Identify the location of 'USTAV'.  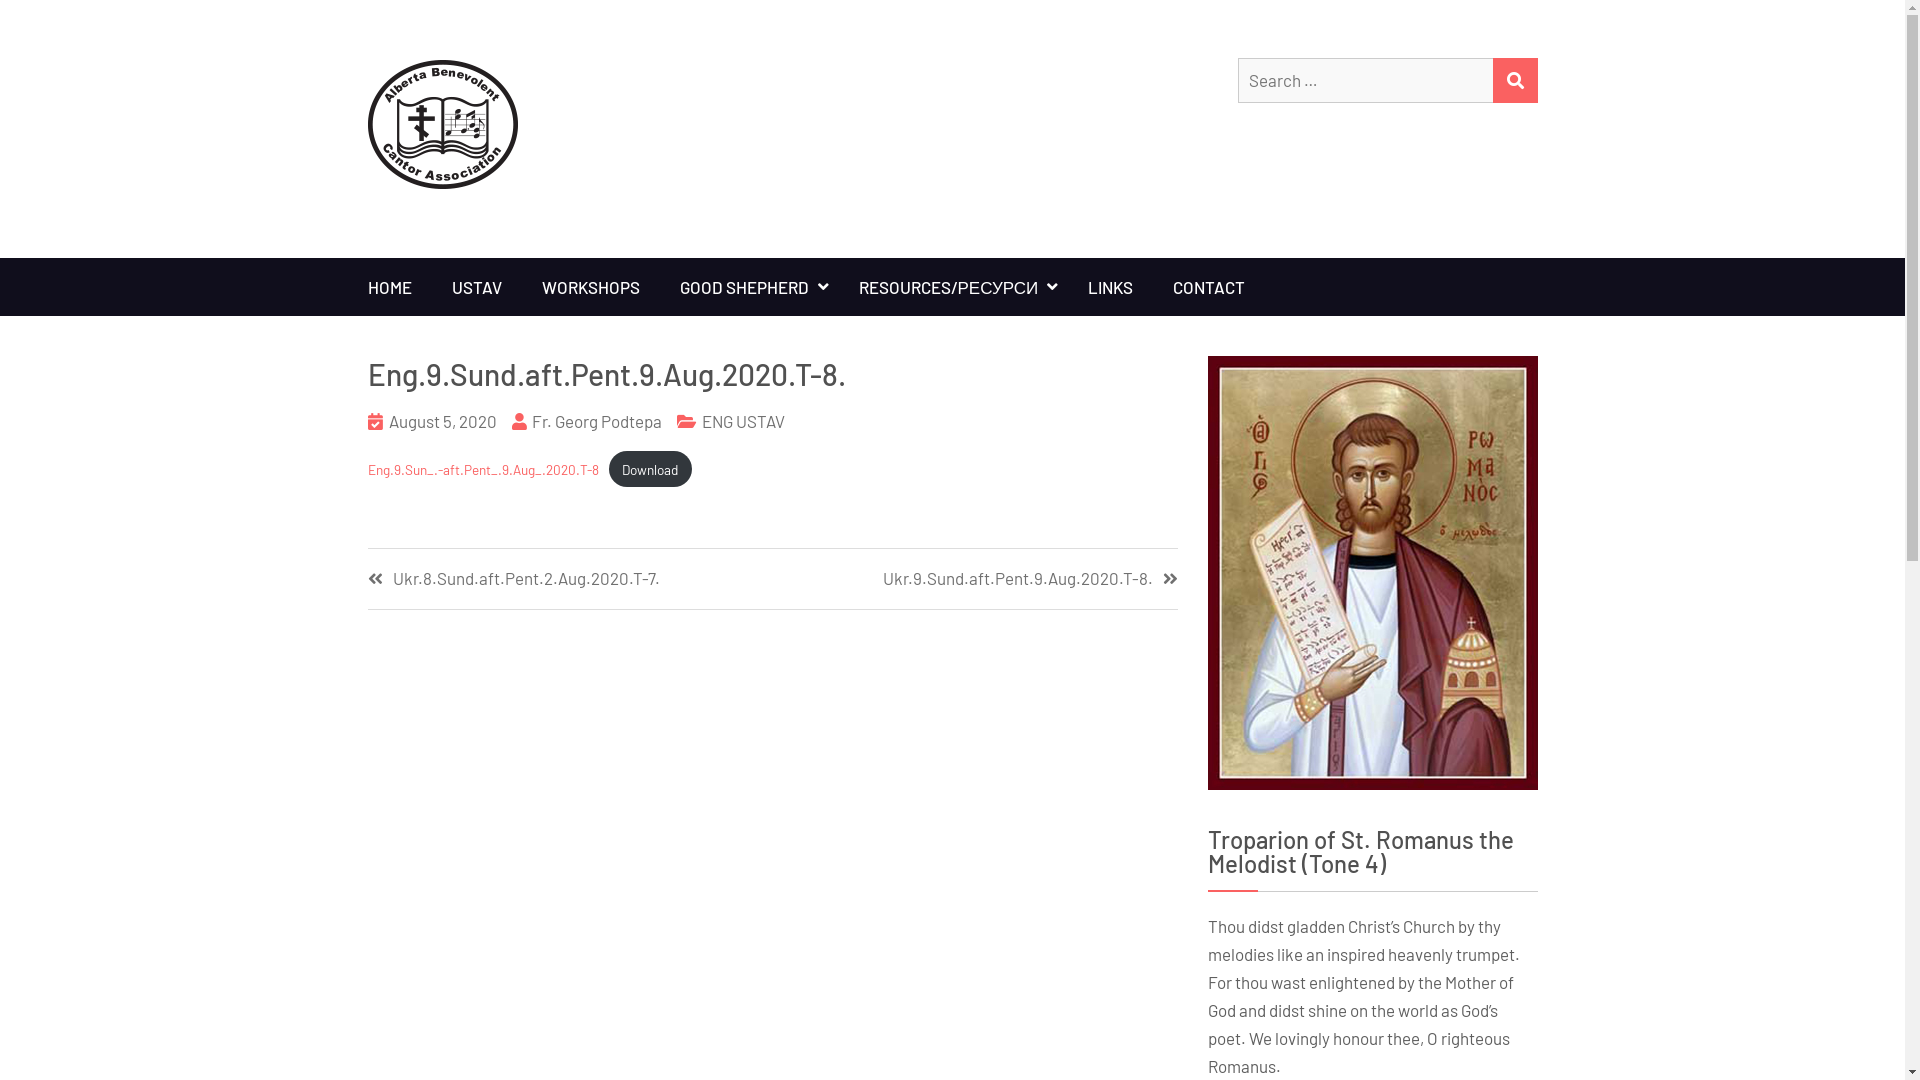
(431, 286).